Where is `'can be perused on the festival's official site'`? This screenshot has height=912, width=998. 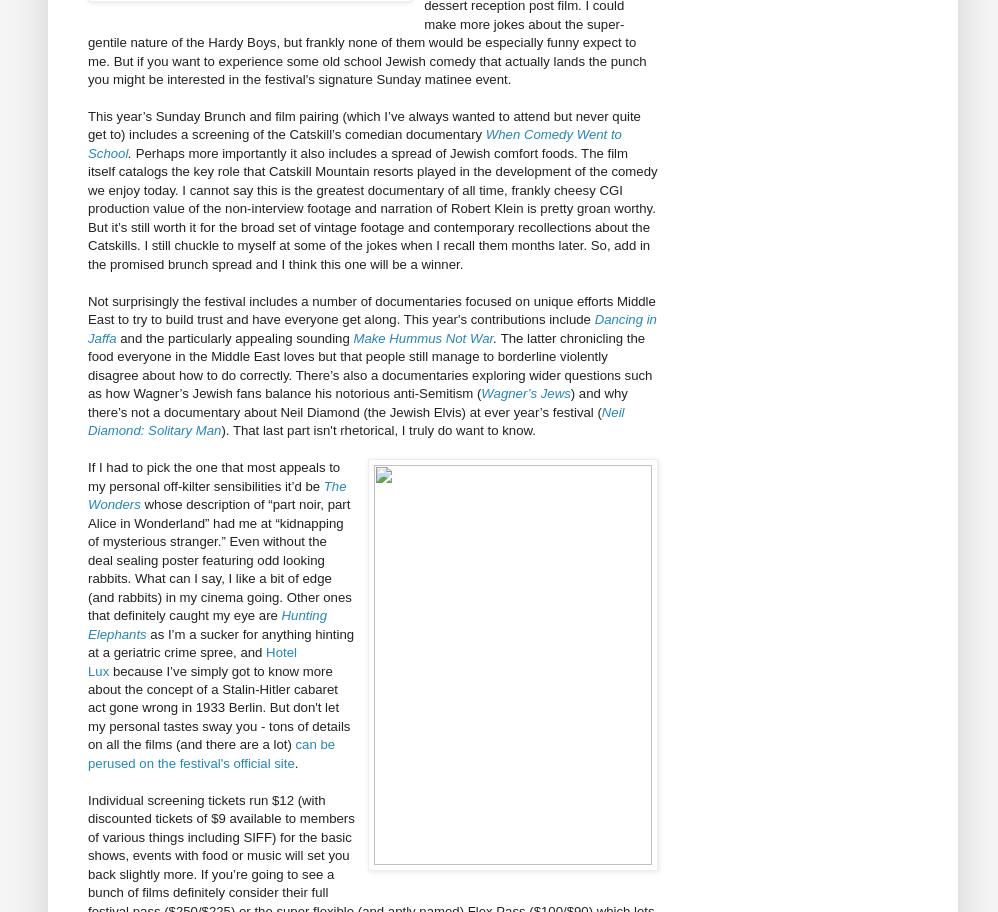 'can be perused on the festival's official site' is located at coordinates (87, 752).